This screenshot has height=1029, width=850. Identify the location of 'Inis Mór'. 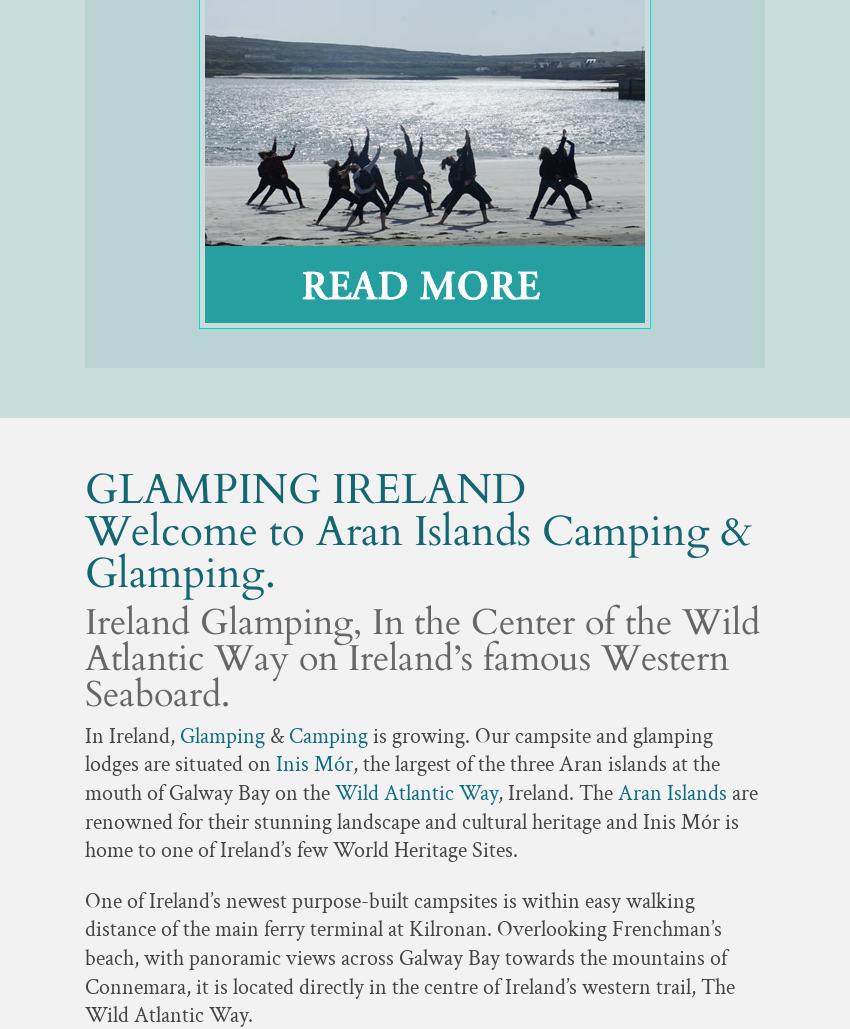
(314, 764).